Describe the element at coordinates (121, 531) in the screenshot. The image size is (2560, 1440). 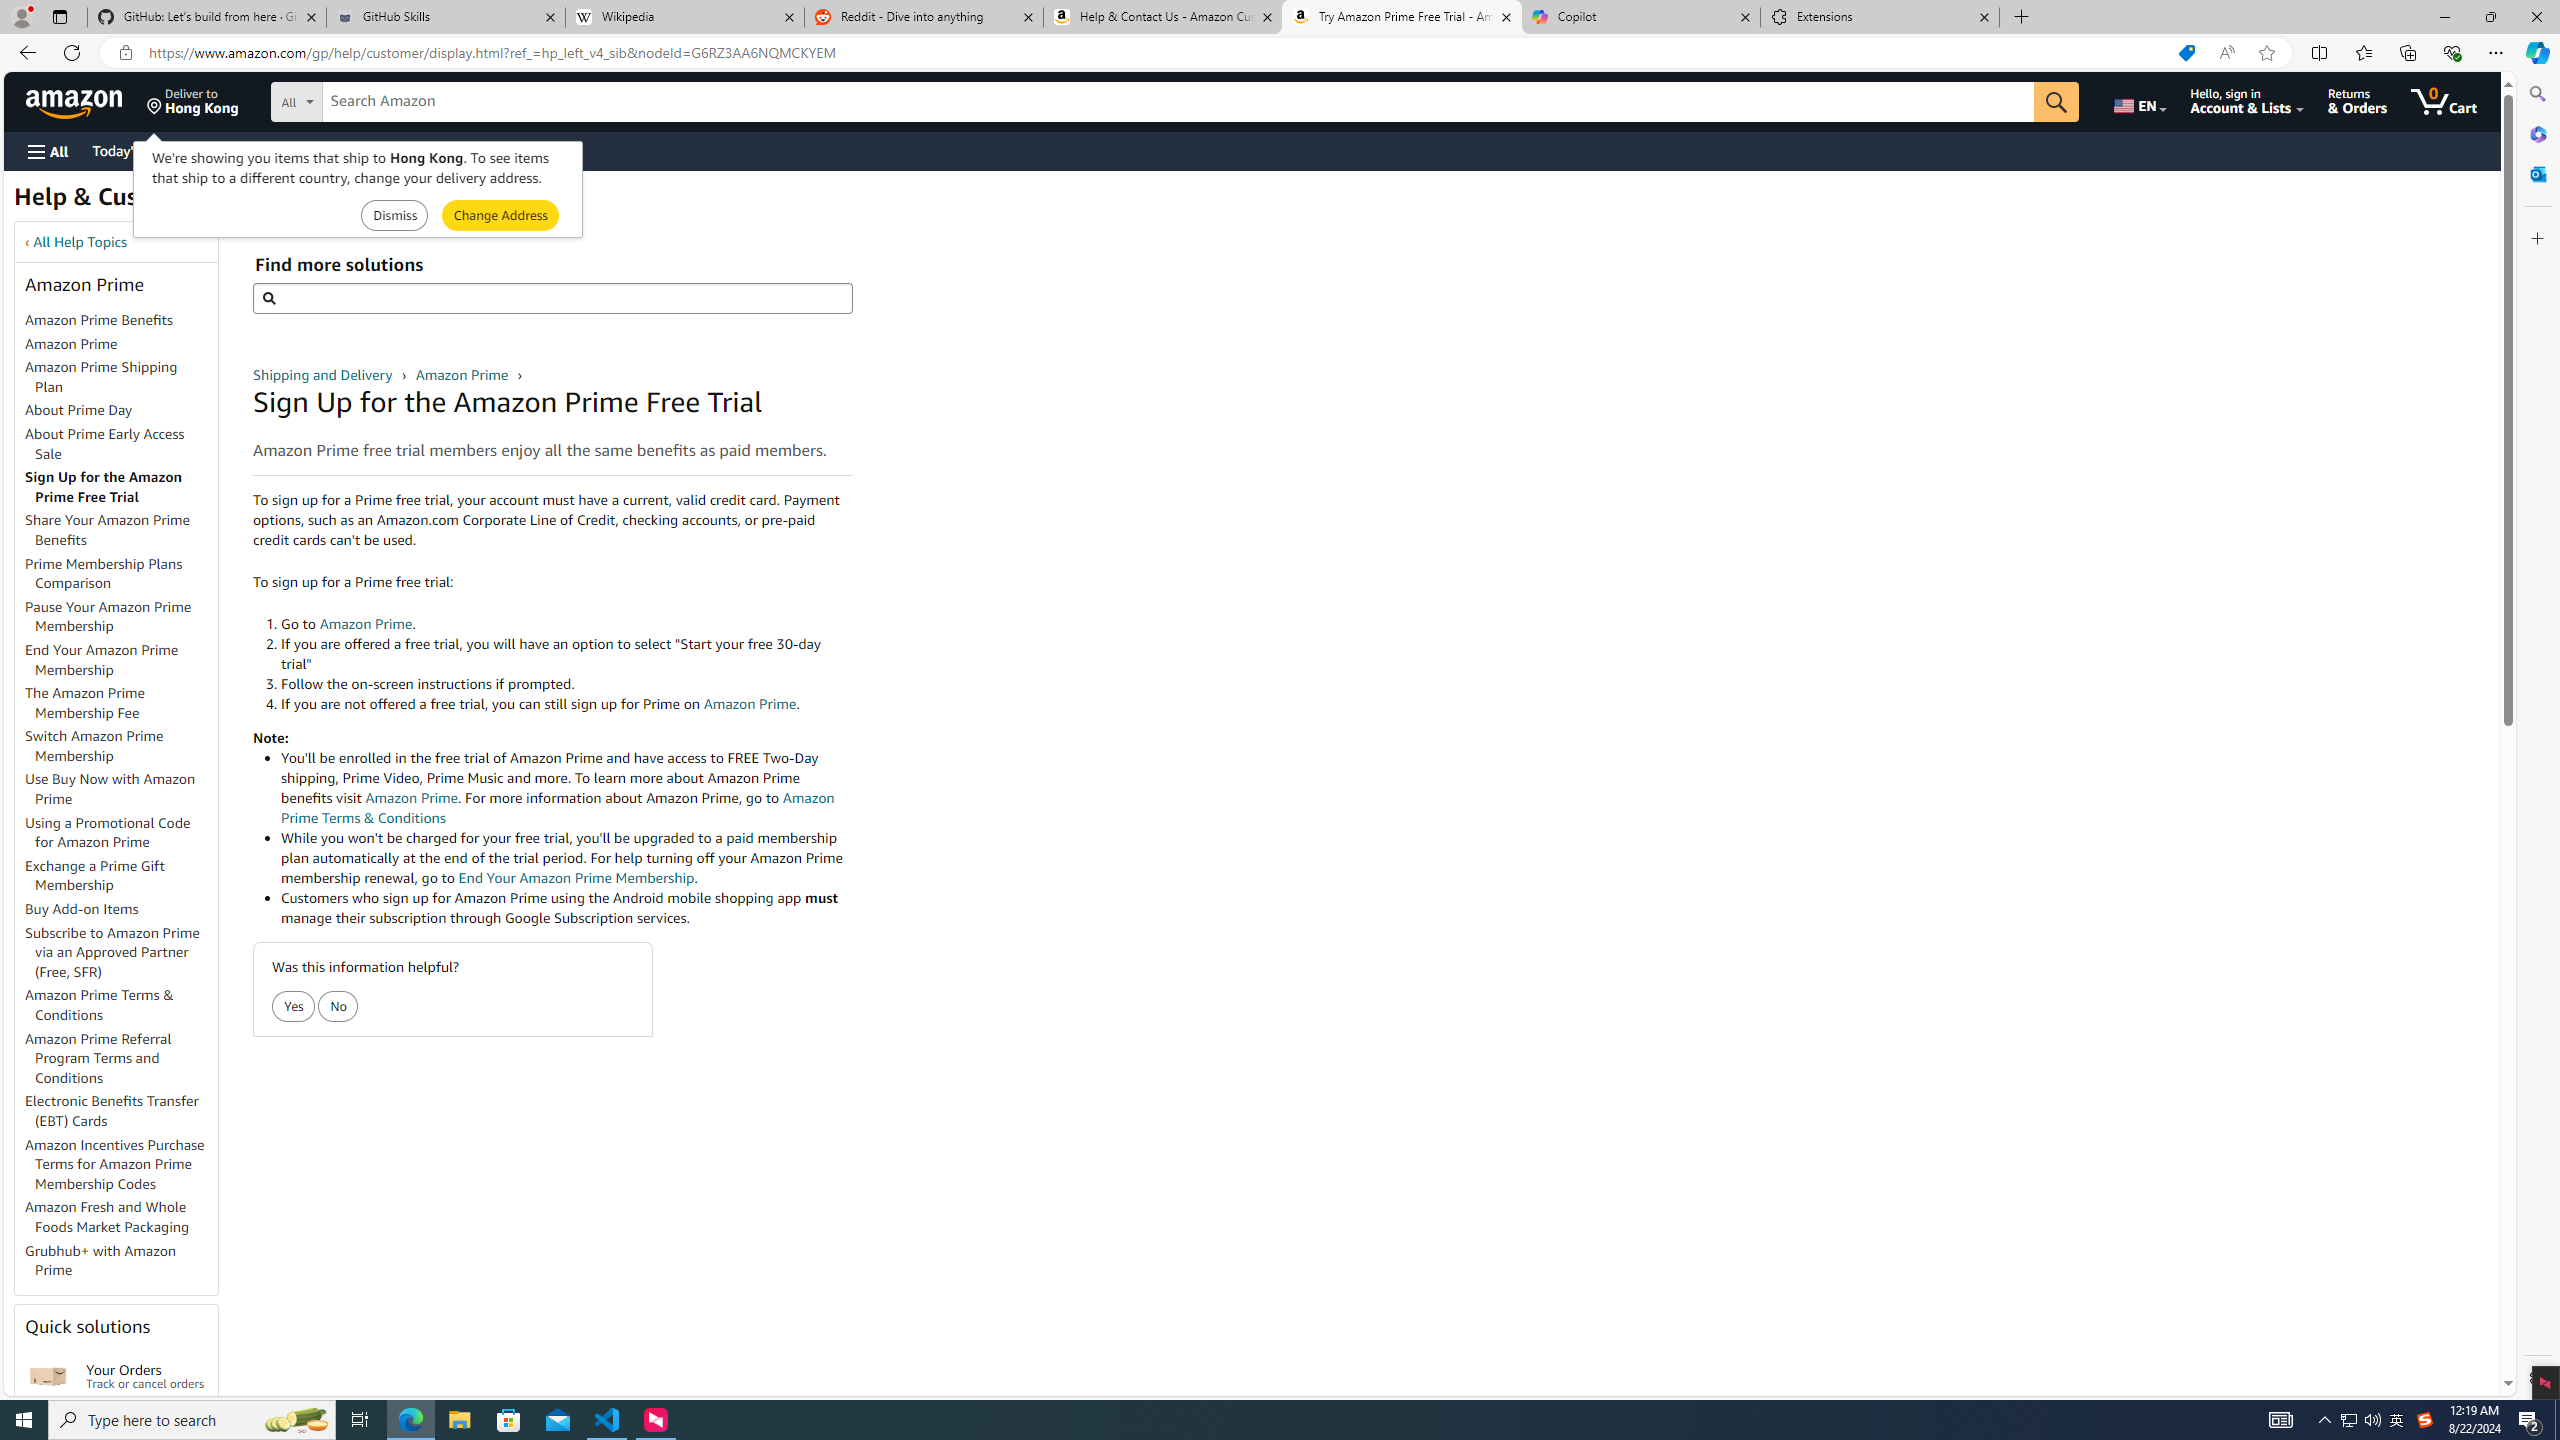
I see `'Share Your Amazon Prime Benefits'` at that location.